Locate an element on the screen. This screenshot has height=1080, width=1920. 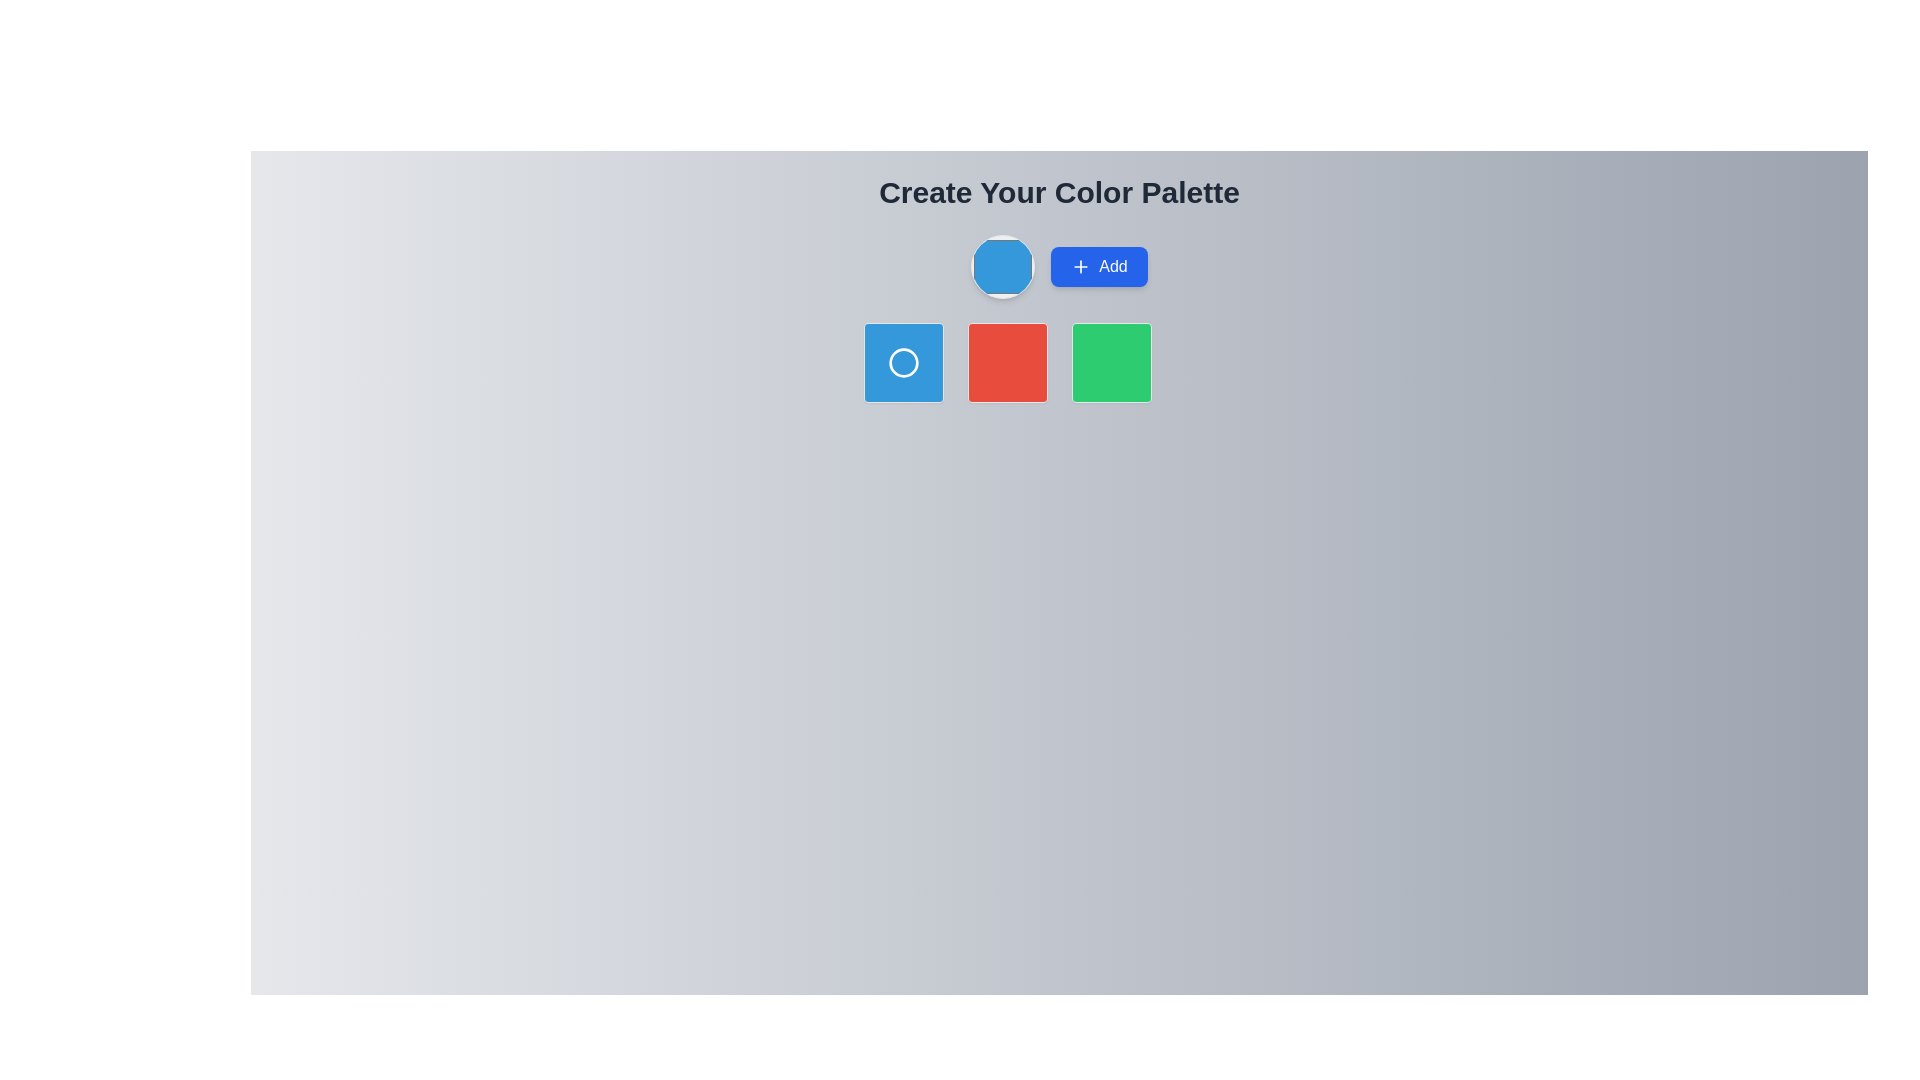
the first colored square icon in the palette creation tool, located on the left side of three colored squares below the 'Create Your Color Palette' text is located at coordinates (902, 362).